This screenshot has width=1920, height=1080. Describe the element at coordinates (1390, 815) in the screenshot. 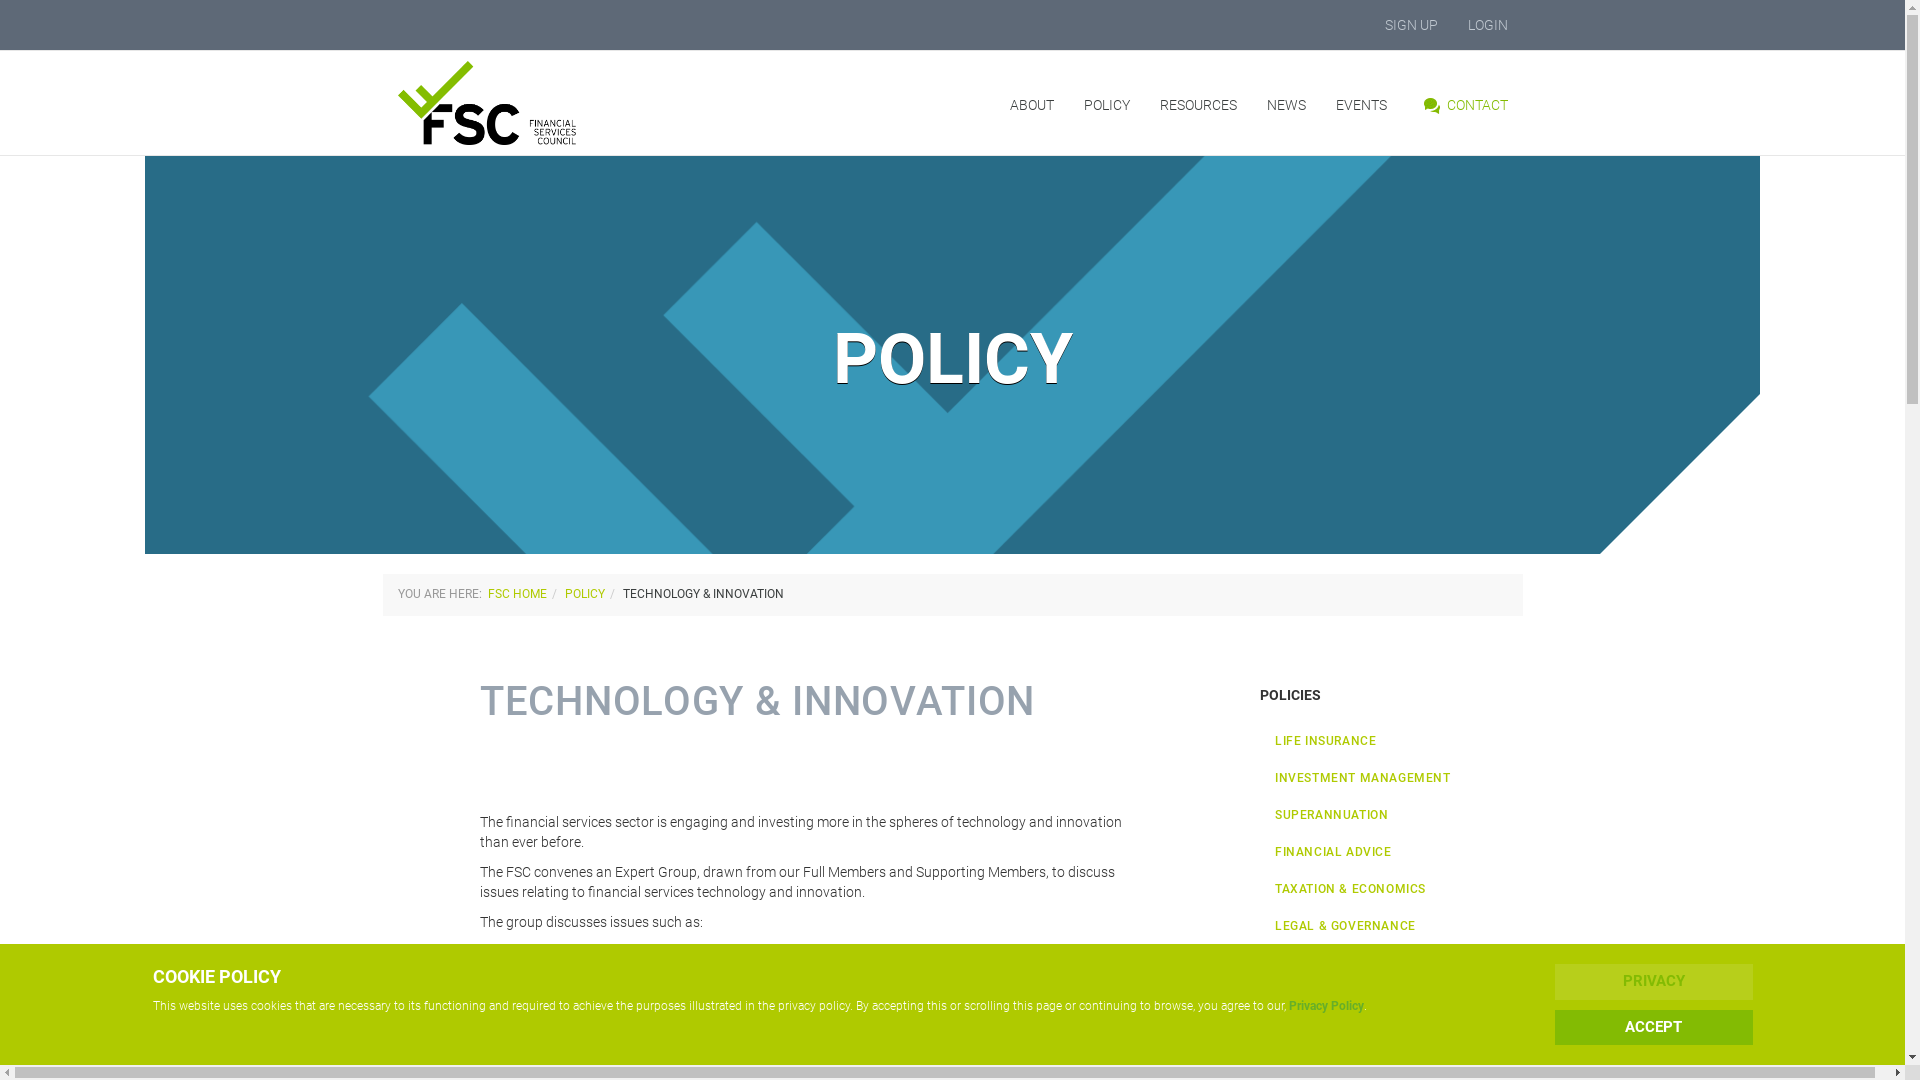

I see `'SUPERANNUATION'` at that location.